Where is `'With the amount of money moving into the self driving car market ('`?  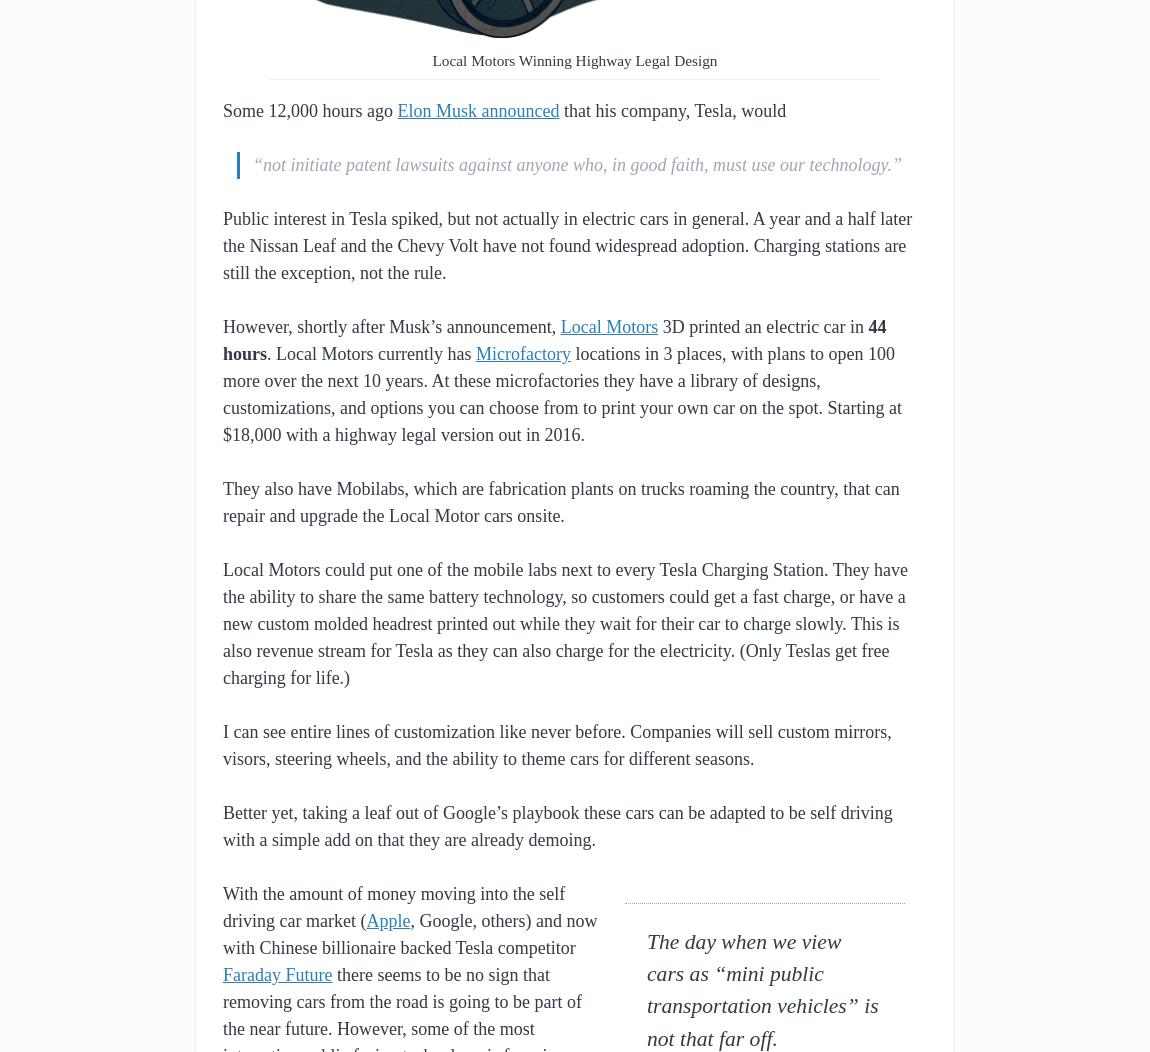 'With the amount of money moving into the self driving car market (' is located at coordinates (221, 907).